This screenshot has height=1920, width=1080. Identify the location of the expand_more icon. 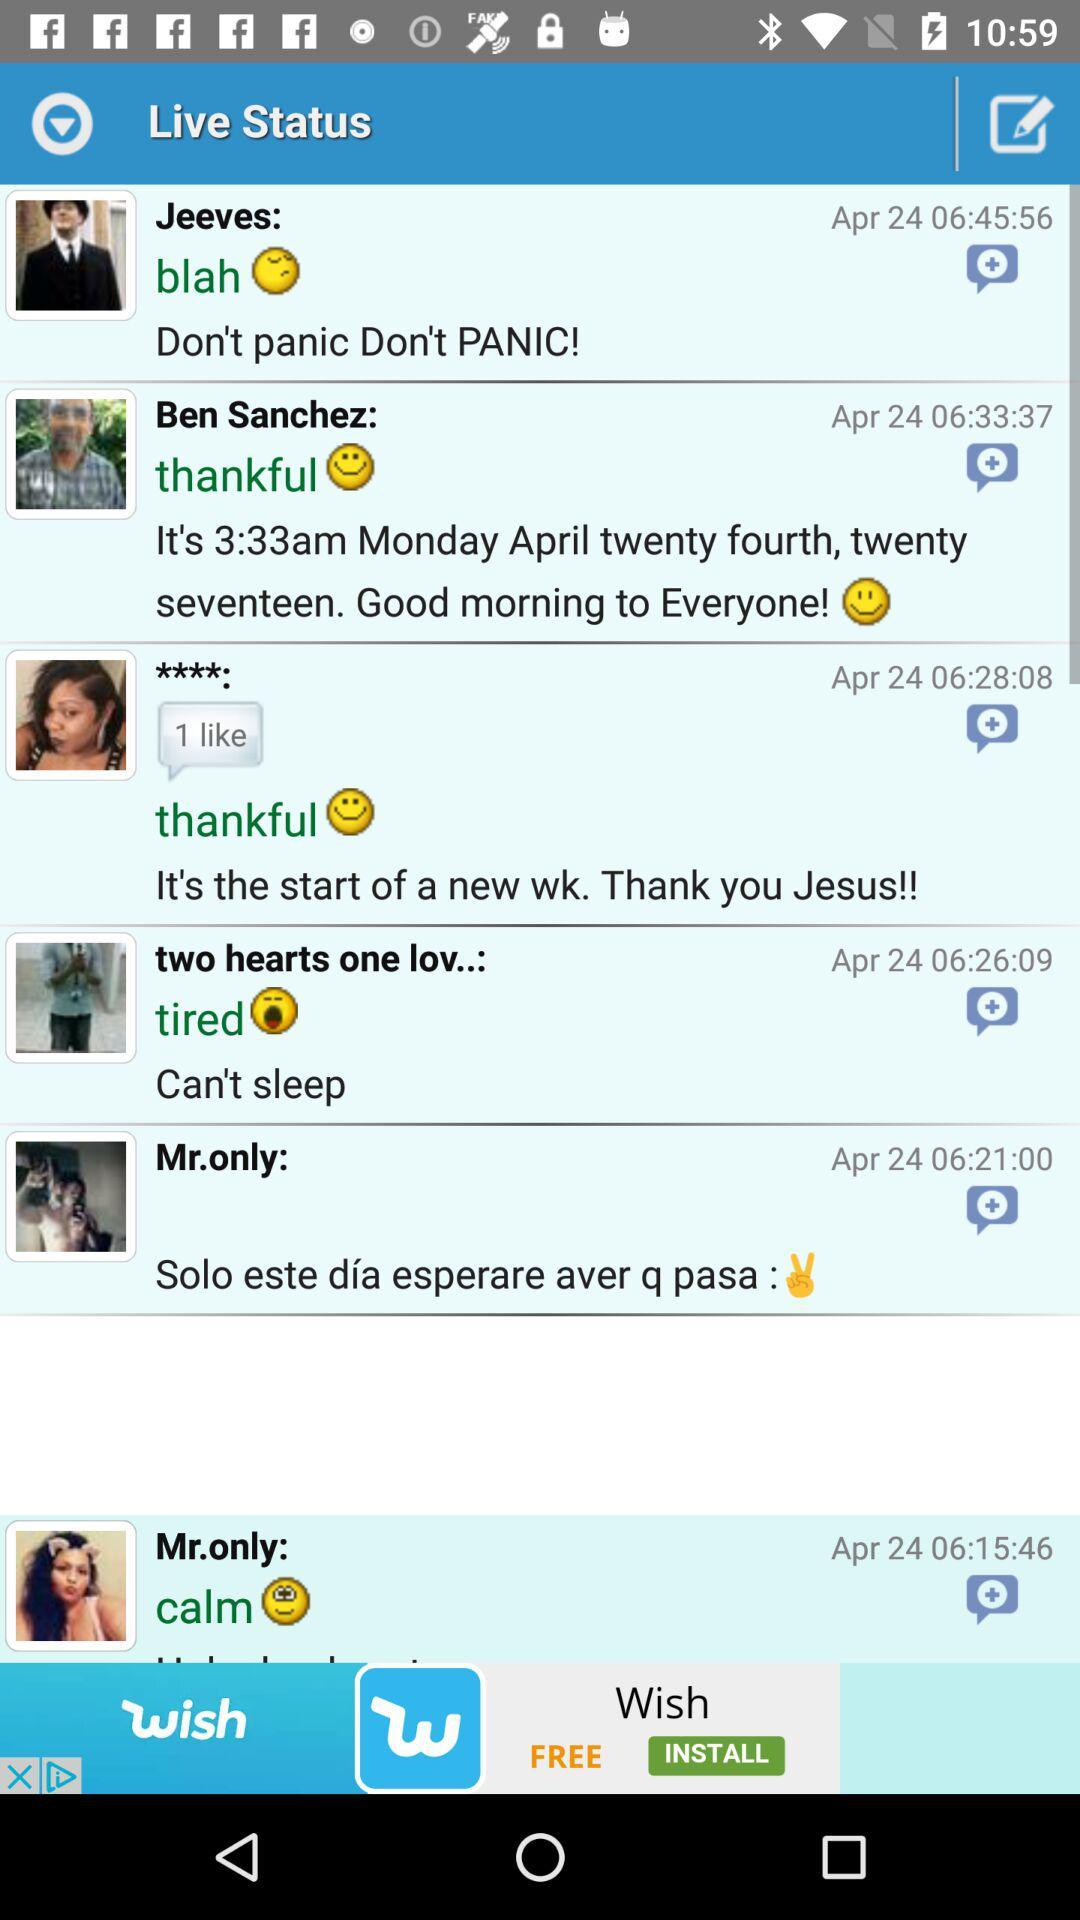
(59, 122).